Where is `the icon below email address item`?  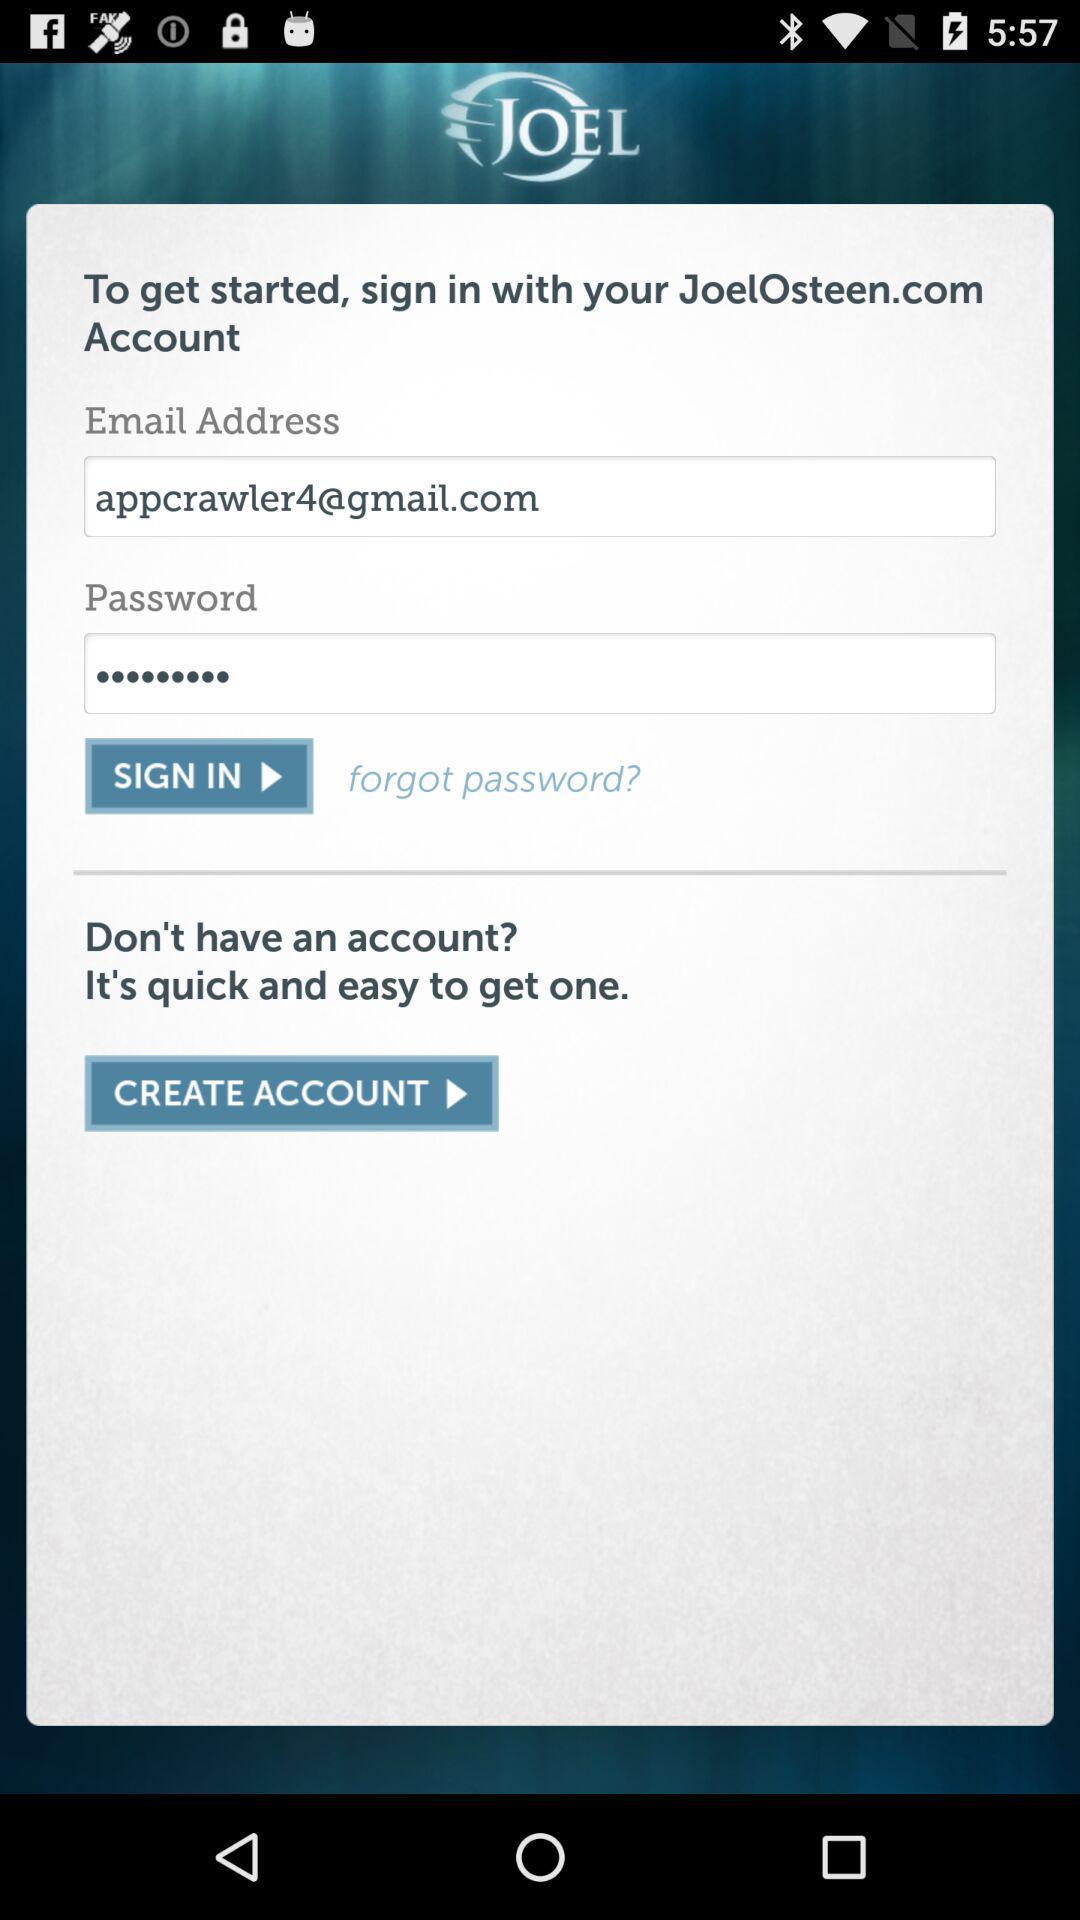
the icon below email address item is located at coordinates (540, 496).